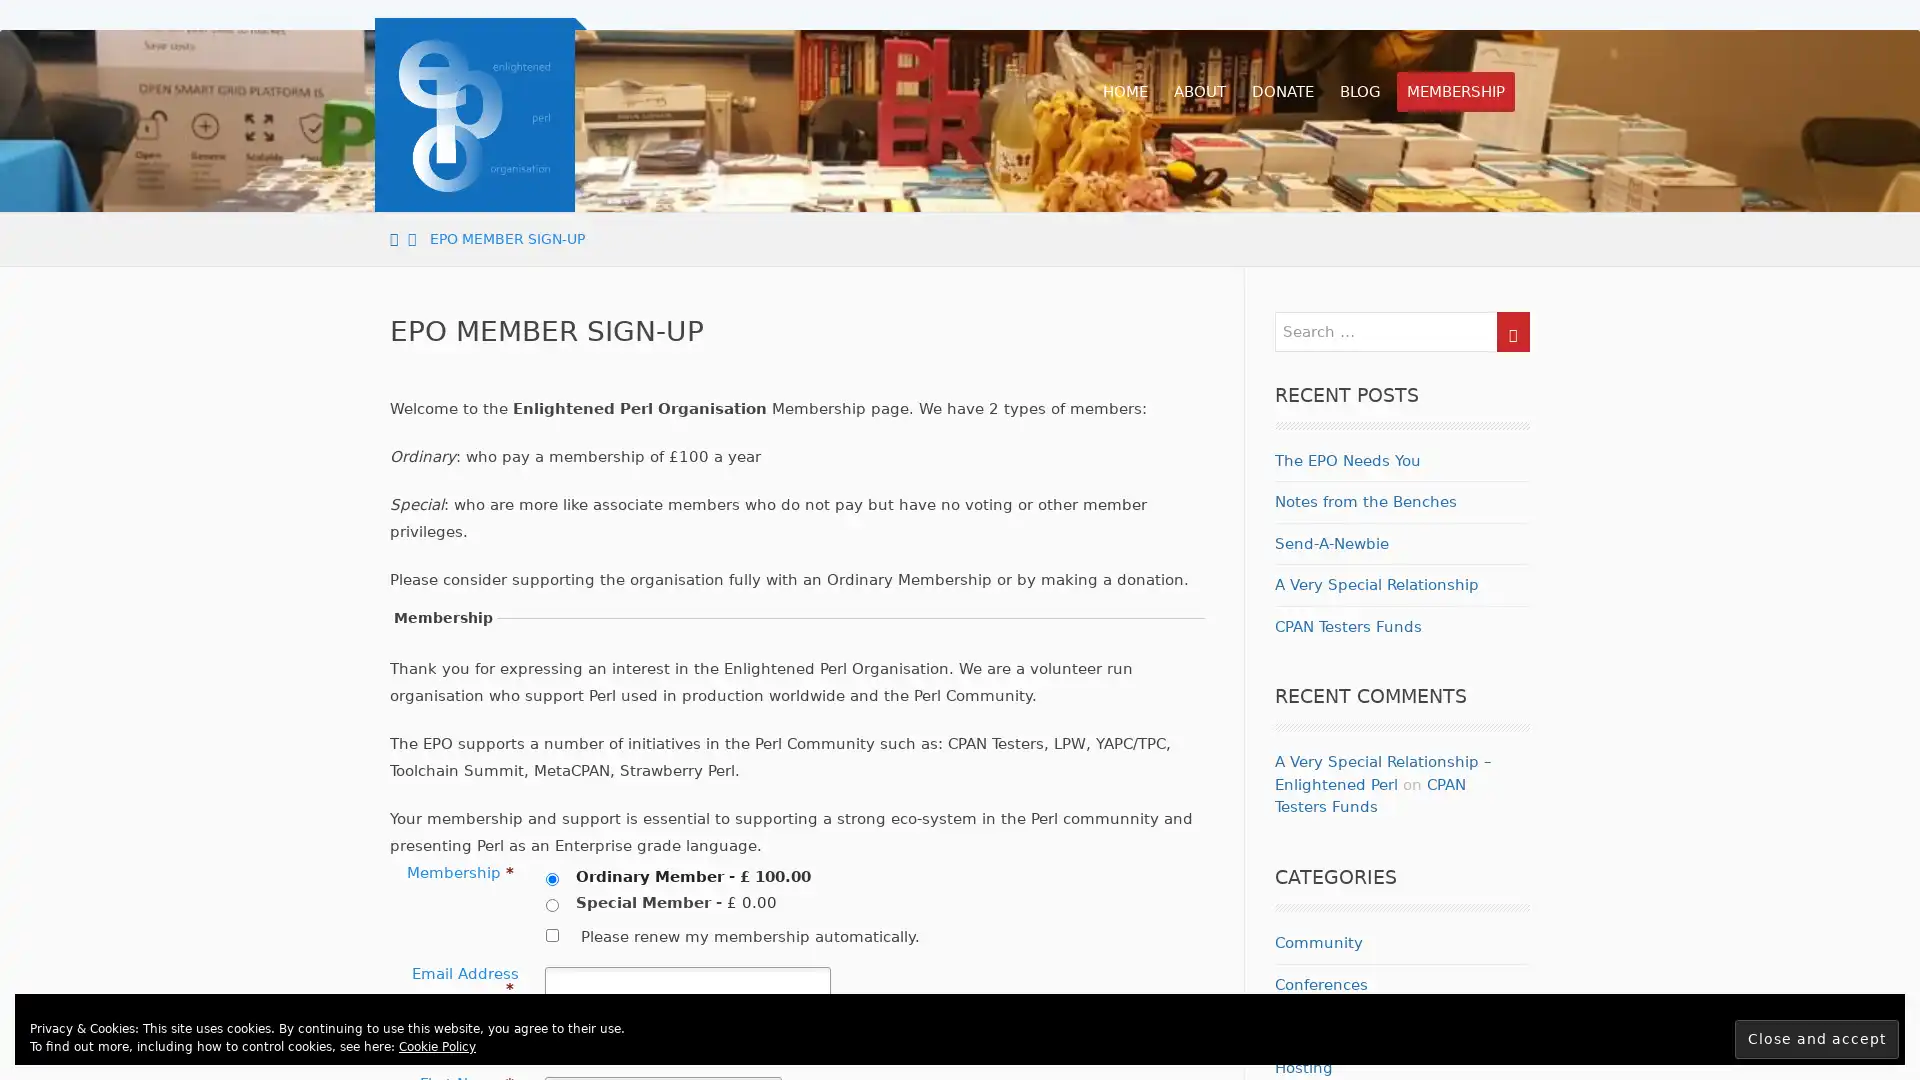 The image size is (1920, 1080). I want to click on Close and accept, so click(1817, 1038).